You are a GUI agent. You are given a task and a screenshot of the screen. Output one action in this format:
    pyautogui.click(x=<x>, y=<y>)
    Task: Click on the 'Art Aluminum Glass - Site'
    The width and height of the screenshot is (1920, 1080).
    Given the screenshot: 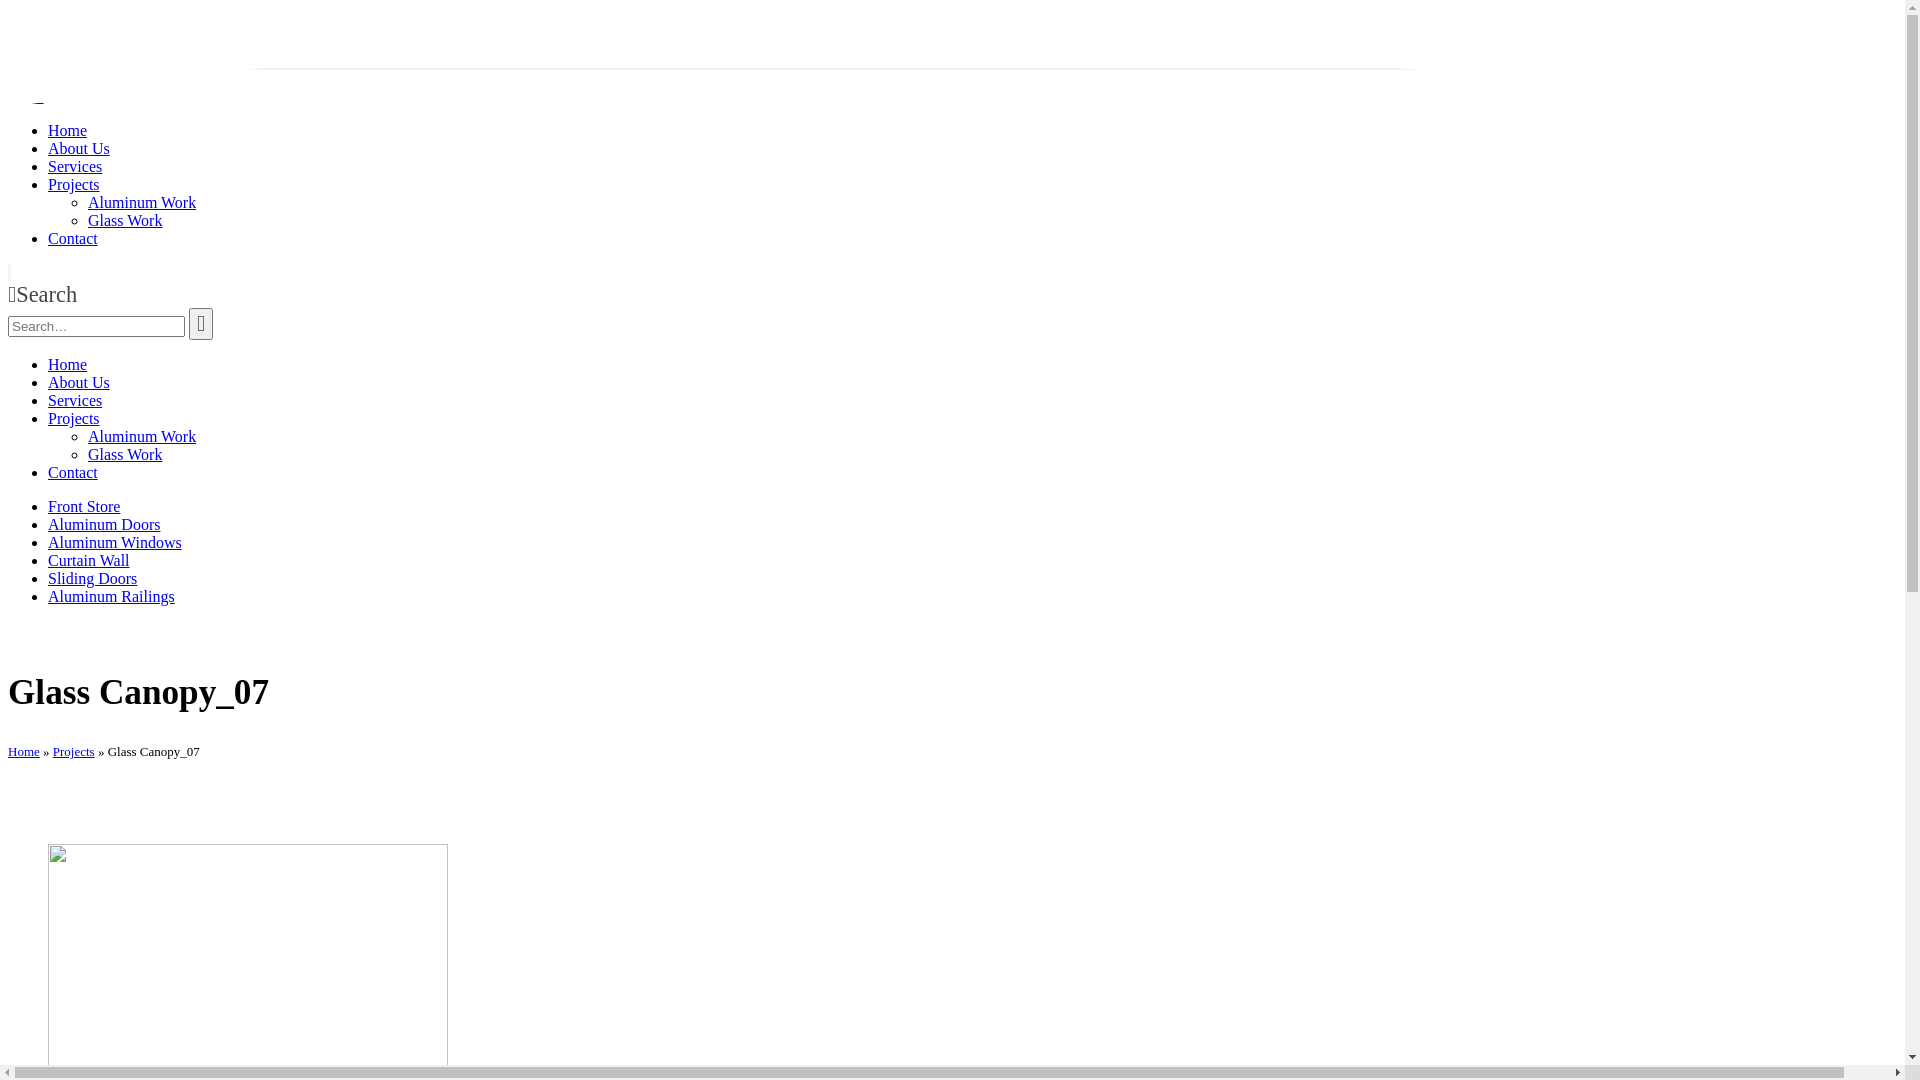 What is the action you would take?
    pyautogui.click(x=69, y=96)
    